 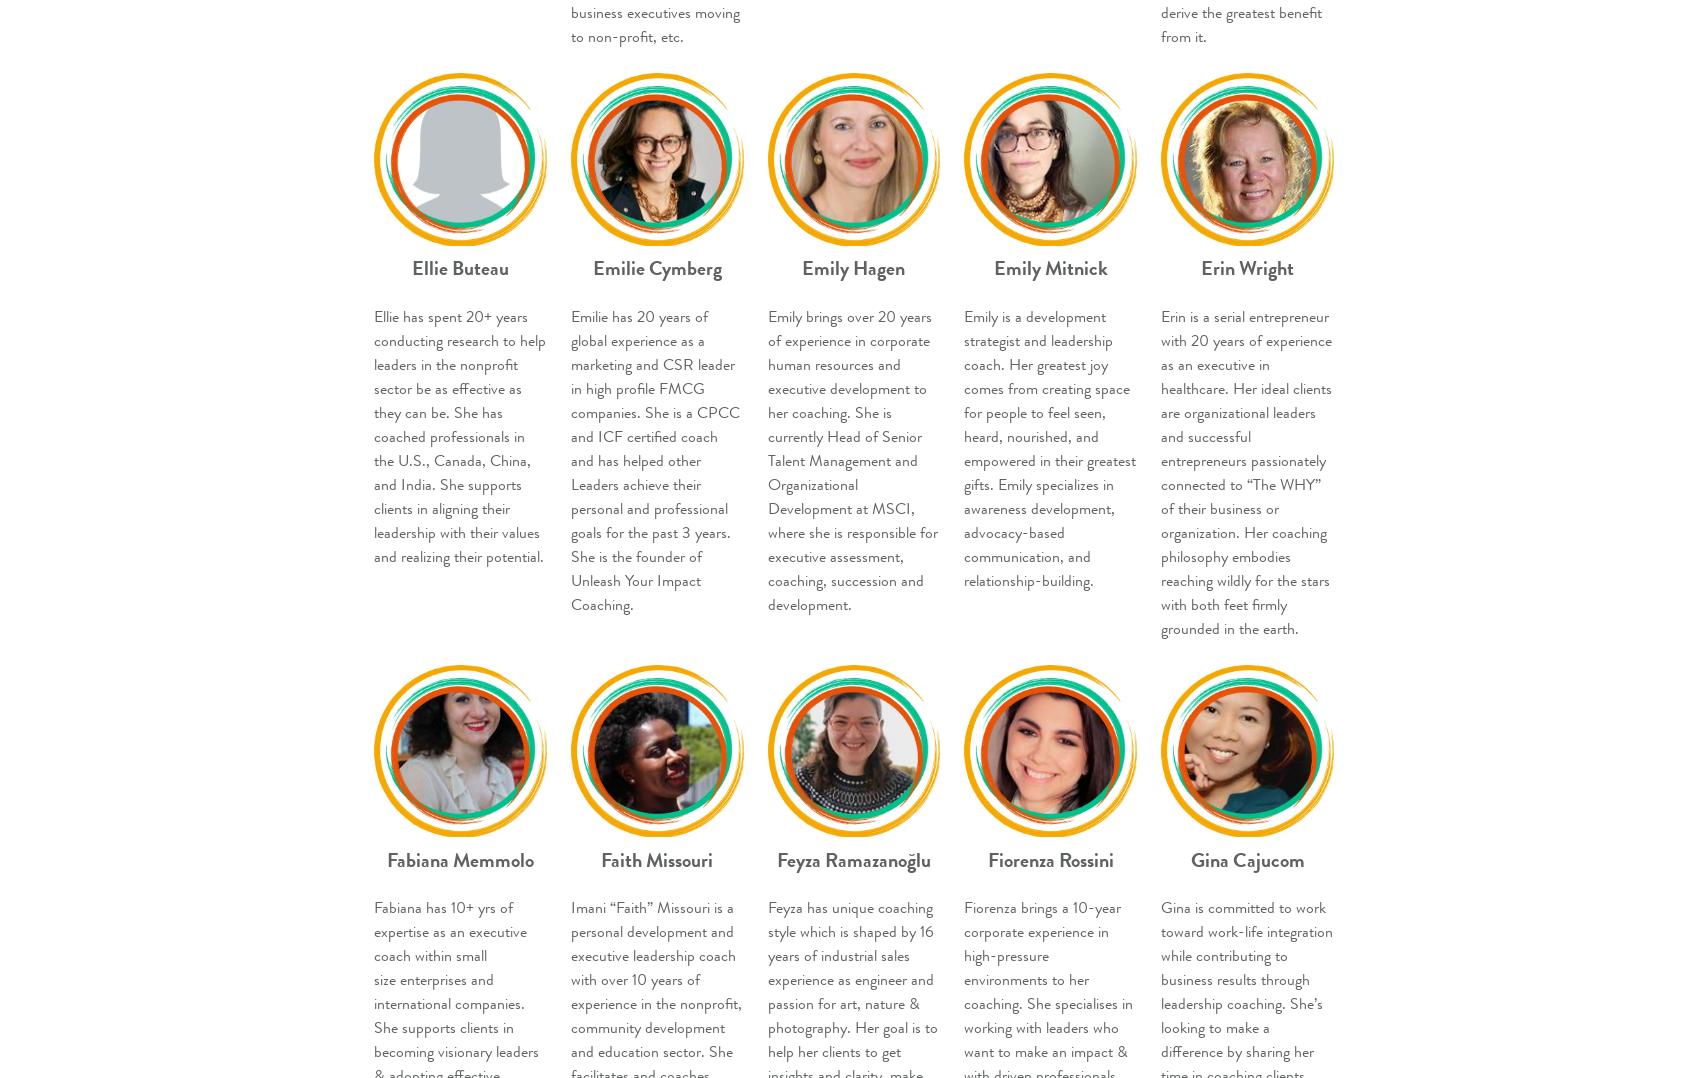 I want to click on 'Fiorenza Rossini', so click(x=1050, y=858).